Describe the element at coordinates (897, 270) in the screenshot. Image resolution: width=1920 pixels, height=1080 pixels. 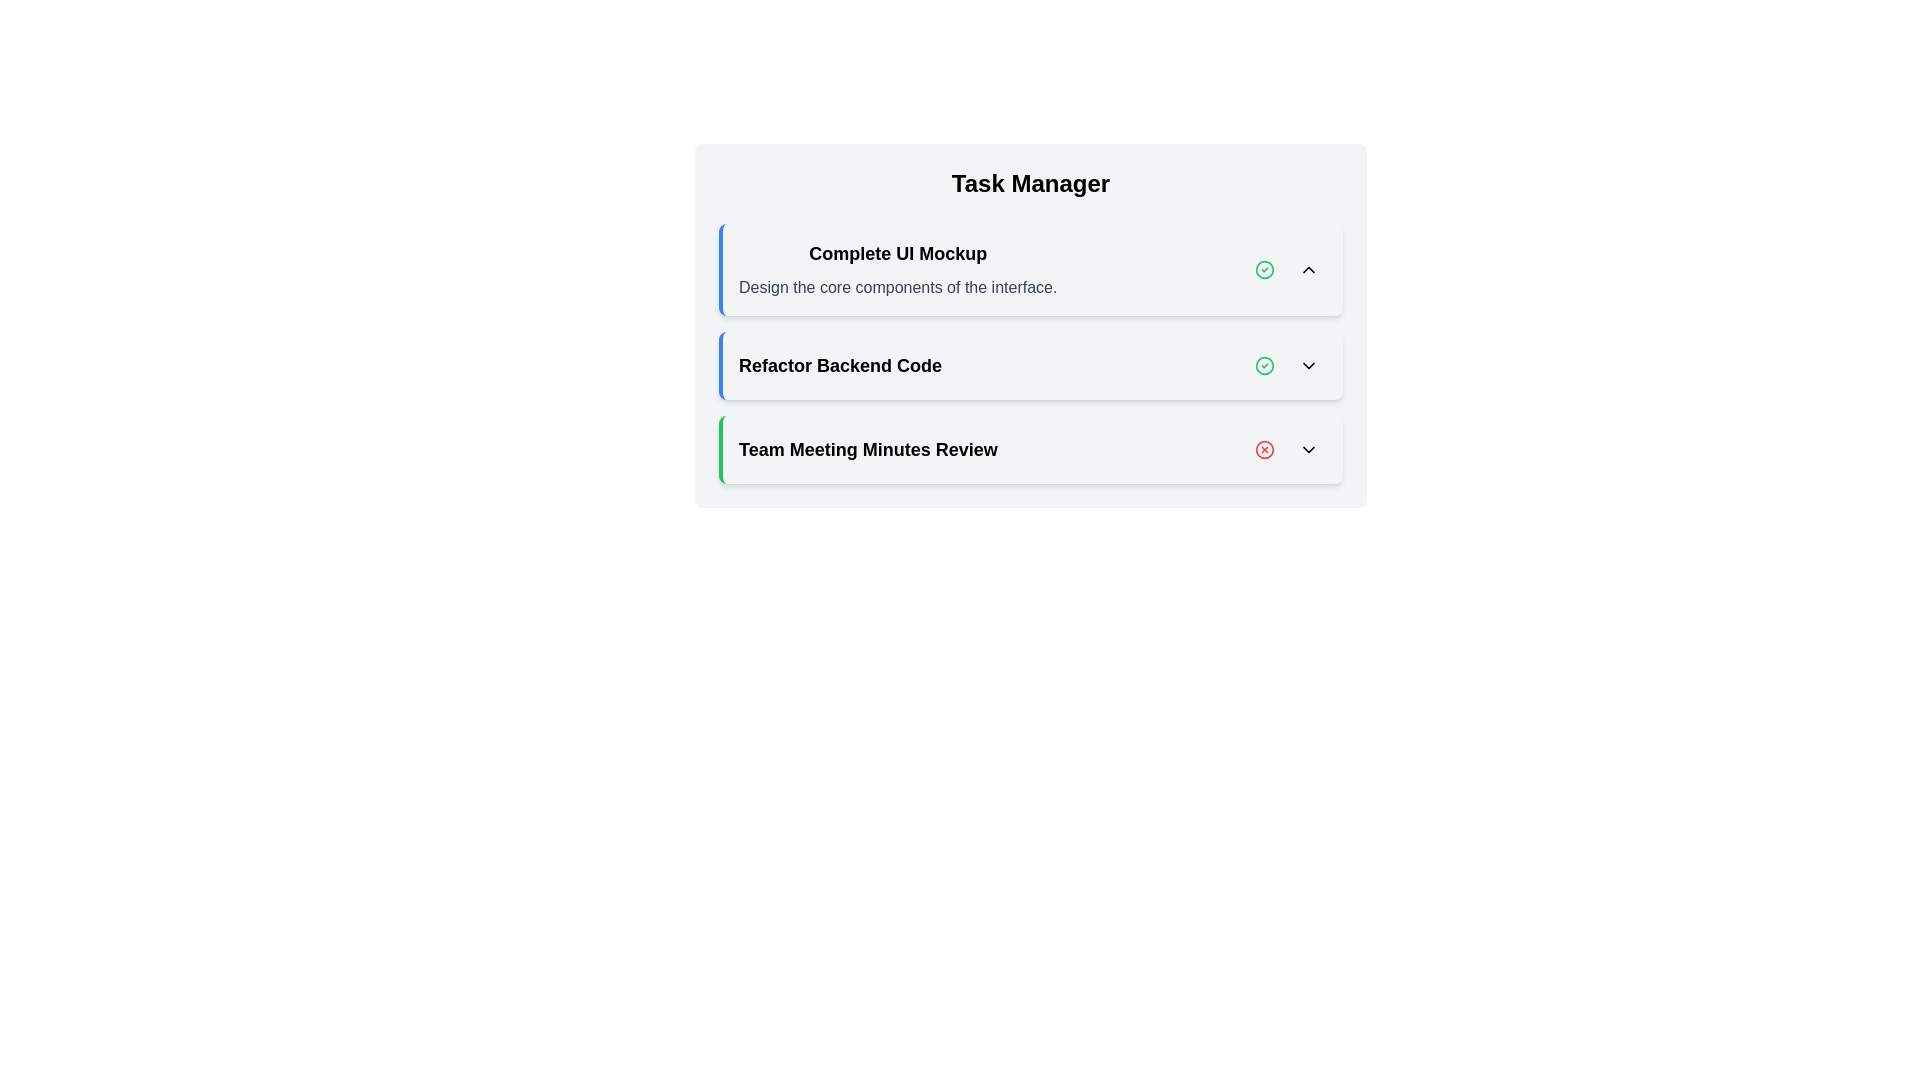
I see `the first Informational Text Block in the task list to read its content` at that location.